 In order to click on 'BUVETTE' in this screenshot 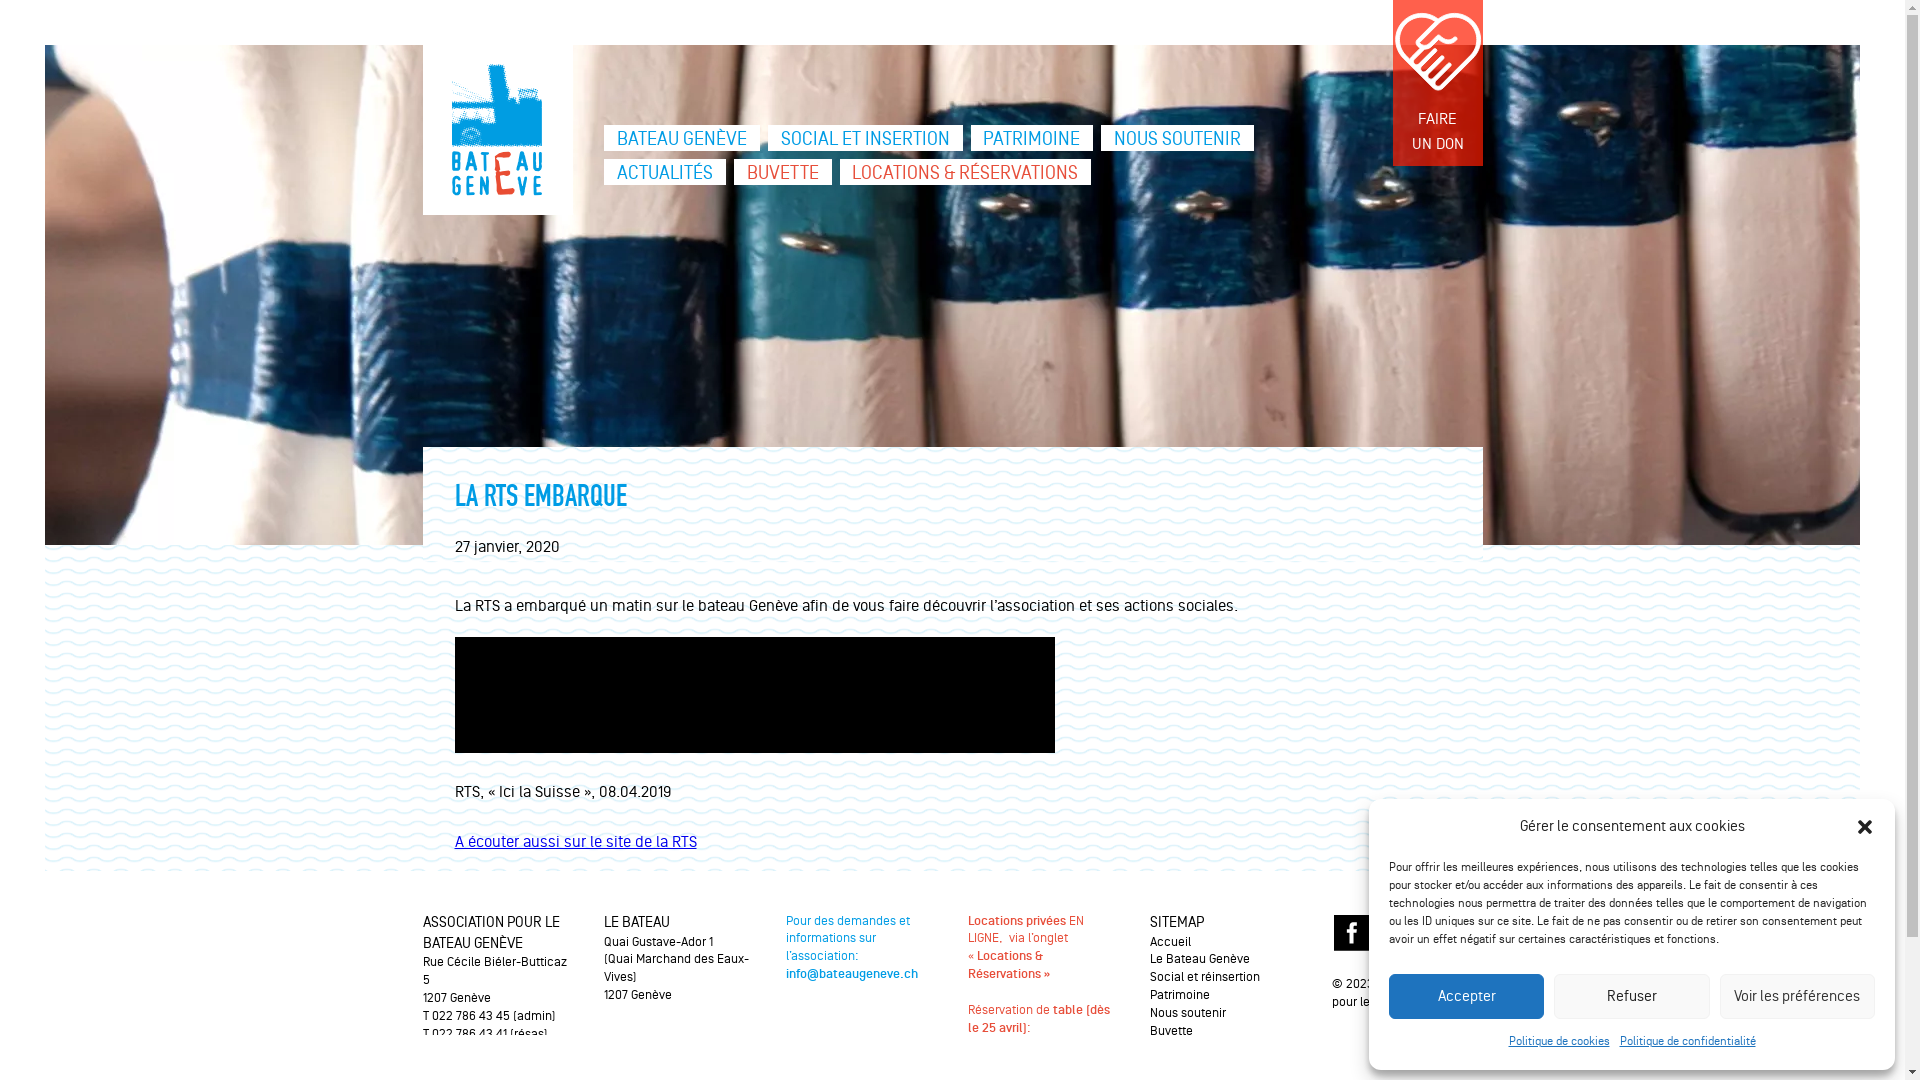, I will do `click(781, 171)`.